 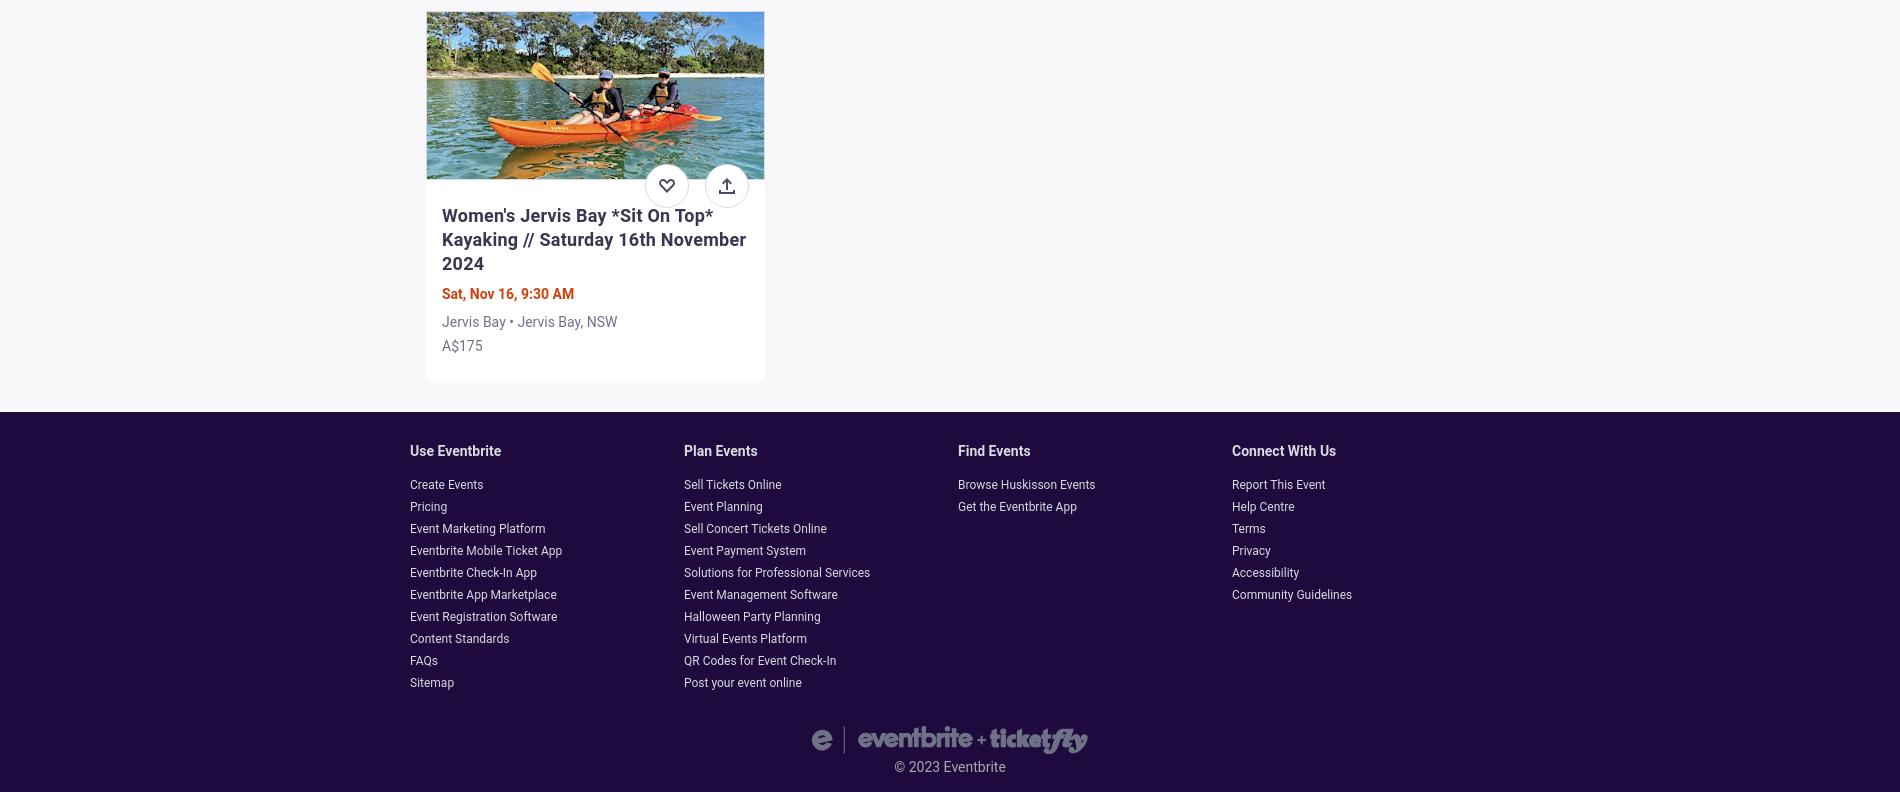 I want to click on 'Event Marketing Platform', so click(x=477, y=527).